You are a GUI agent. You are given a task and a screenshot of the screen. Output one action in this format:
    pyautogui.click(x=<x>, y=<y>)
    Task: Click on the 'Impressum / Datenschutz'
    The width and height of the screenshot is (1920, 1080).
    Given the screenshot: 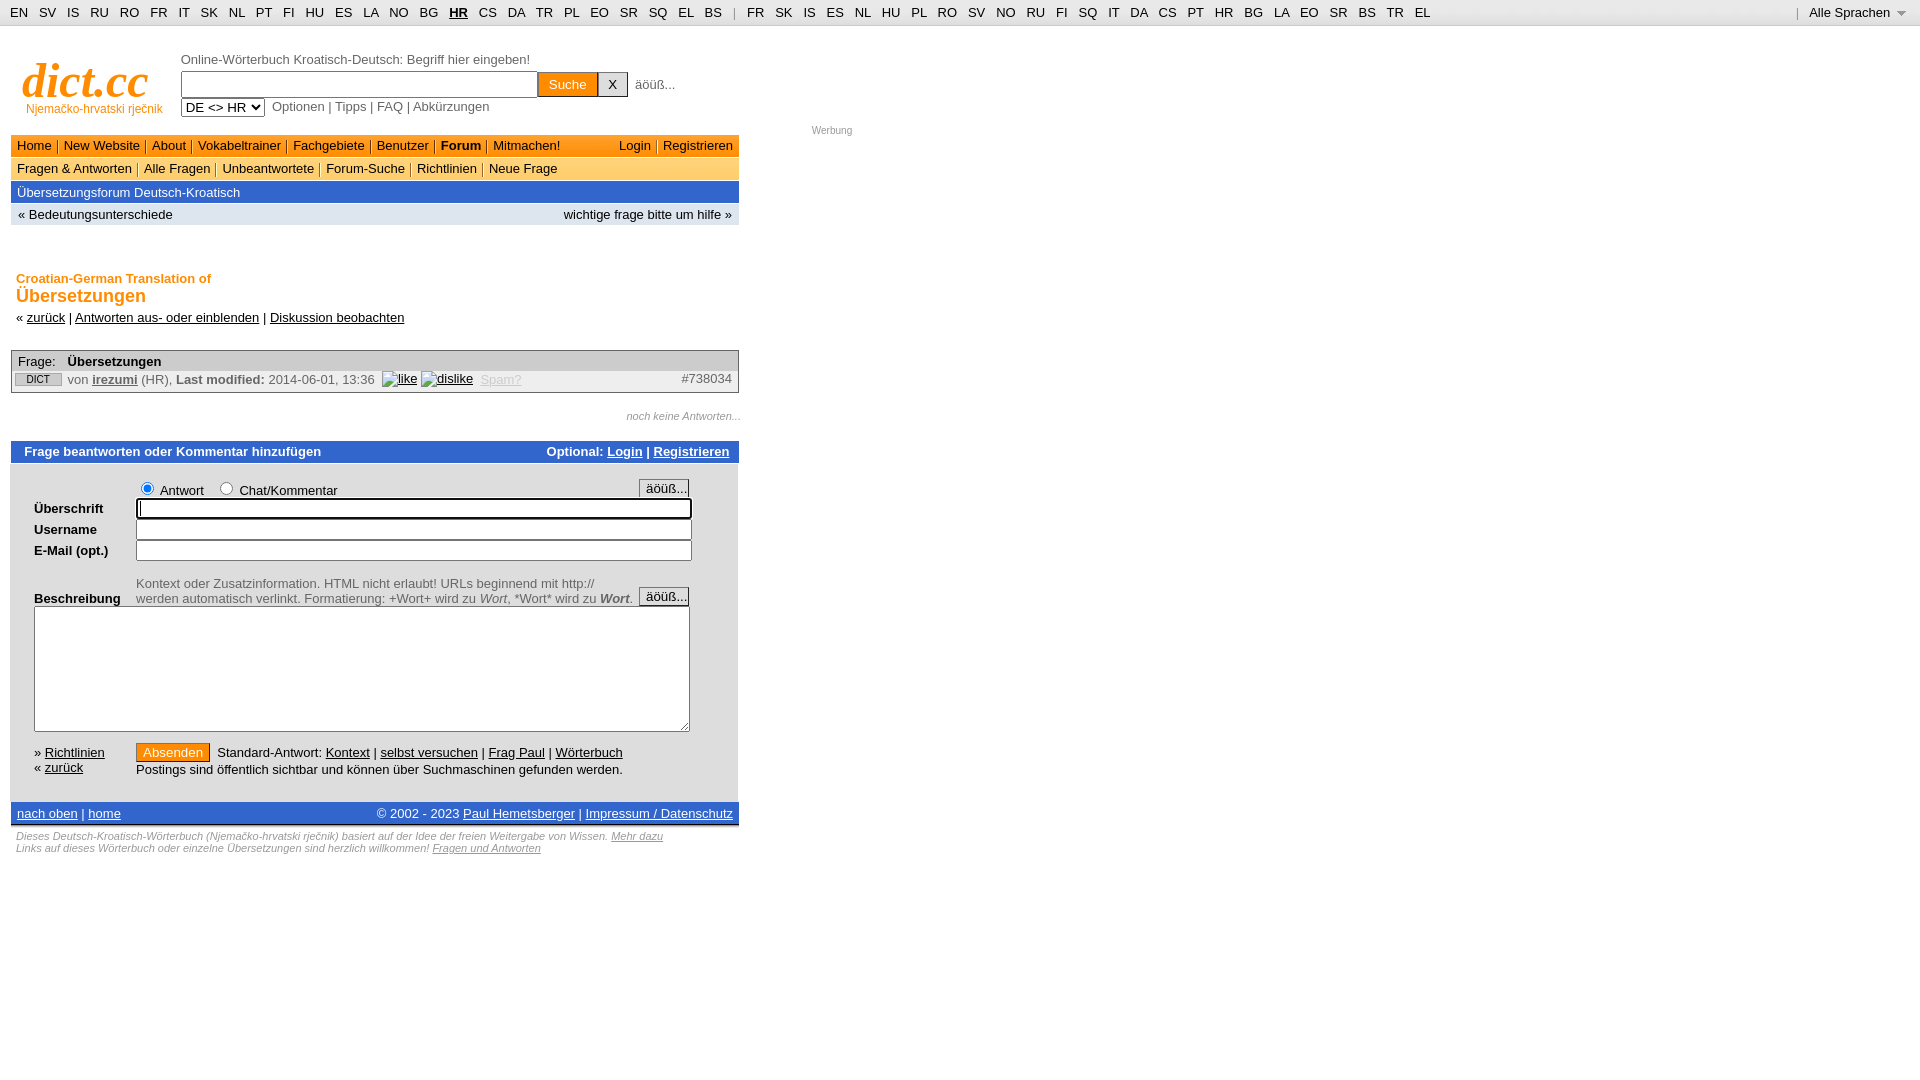 What is the action you would take?
    pyautogui.click(x=659, y=813)
    